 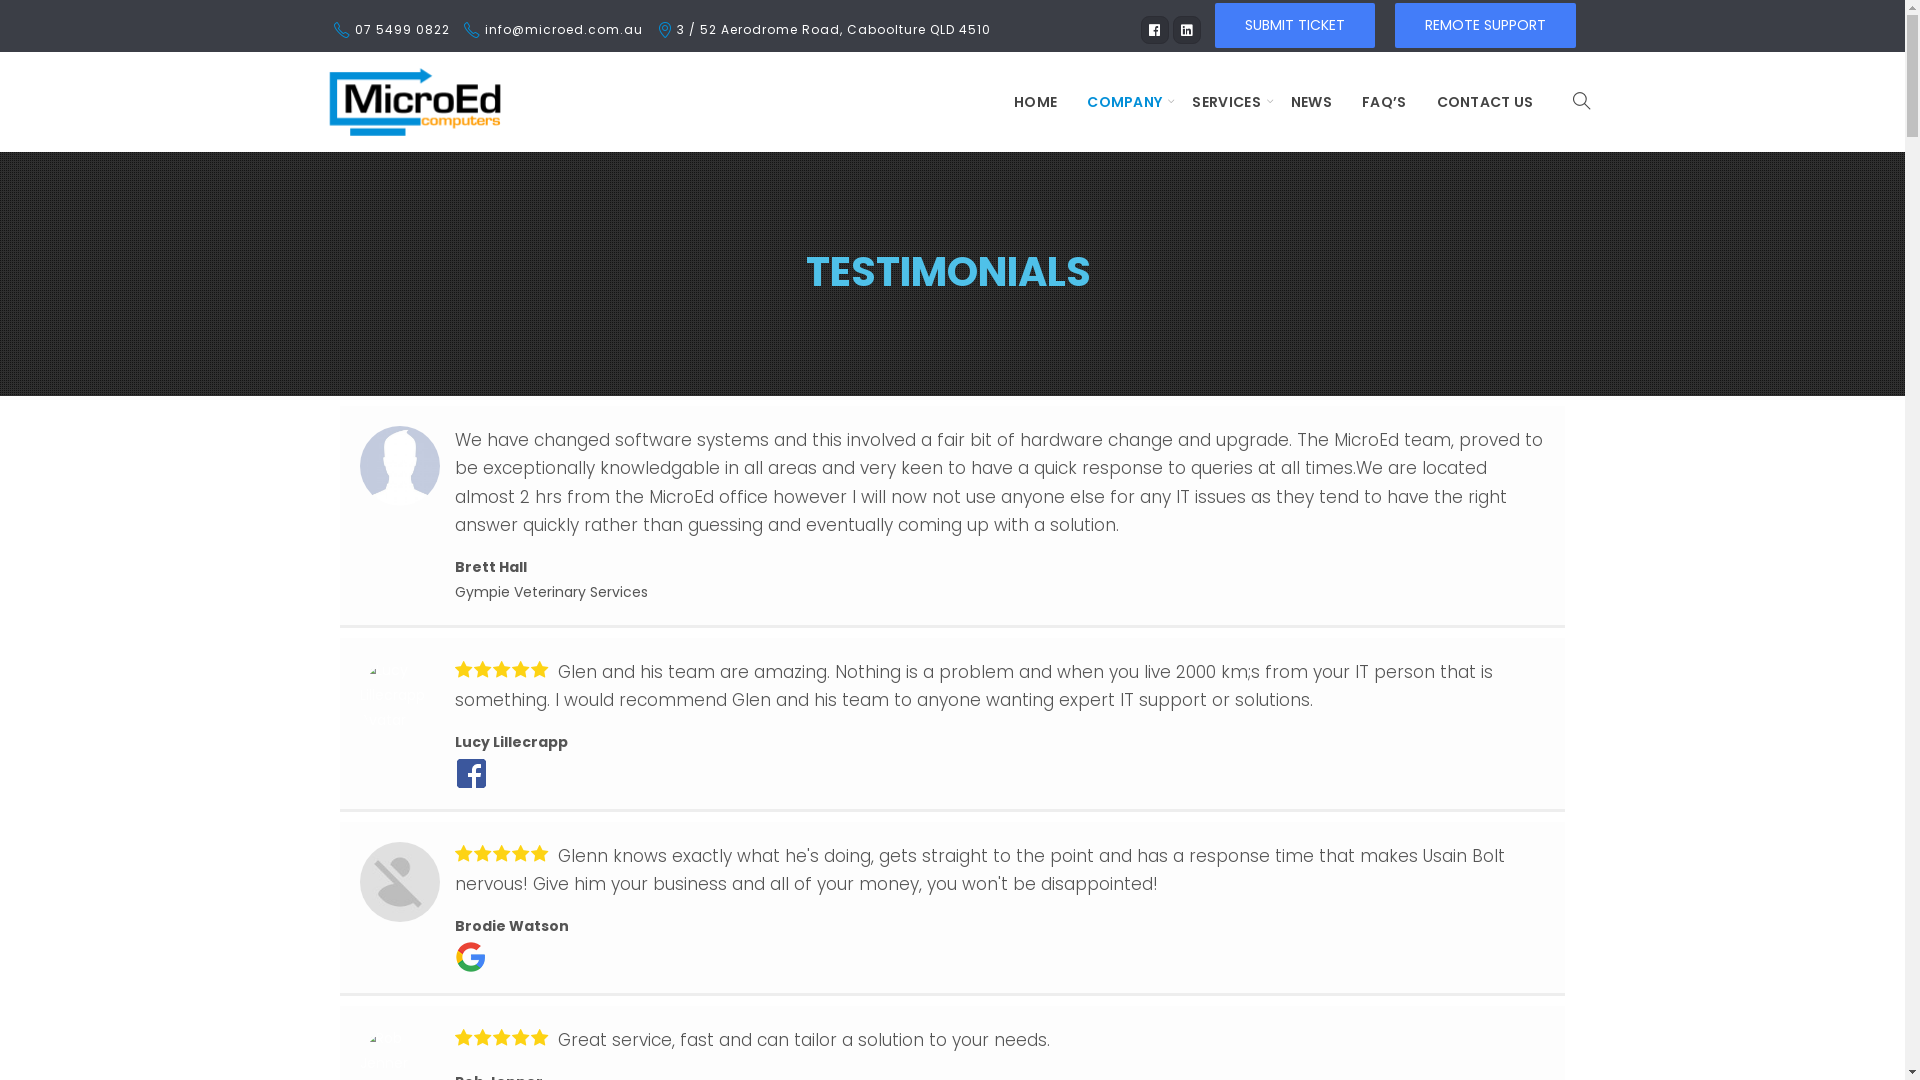 What do you see at coordinates (400, 29) in the screenshot?
I see `'07 5499 0822'` at bounding box center [400, 29].